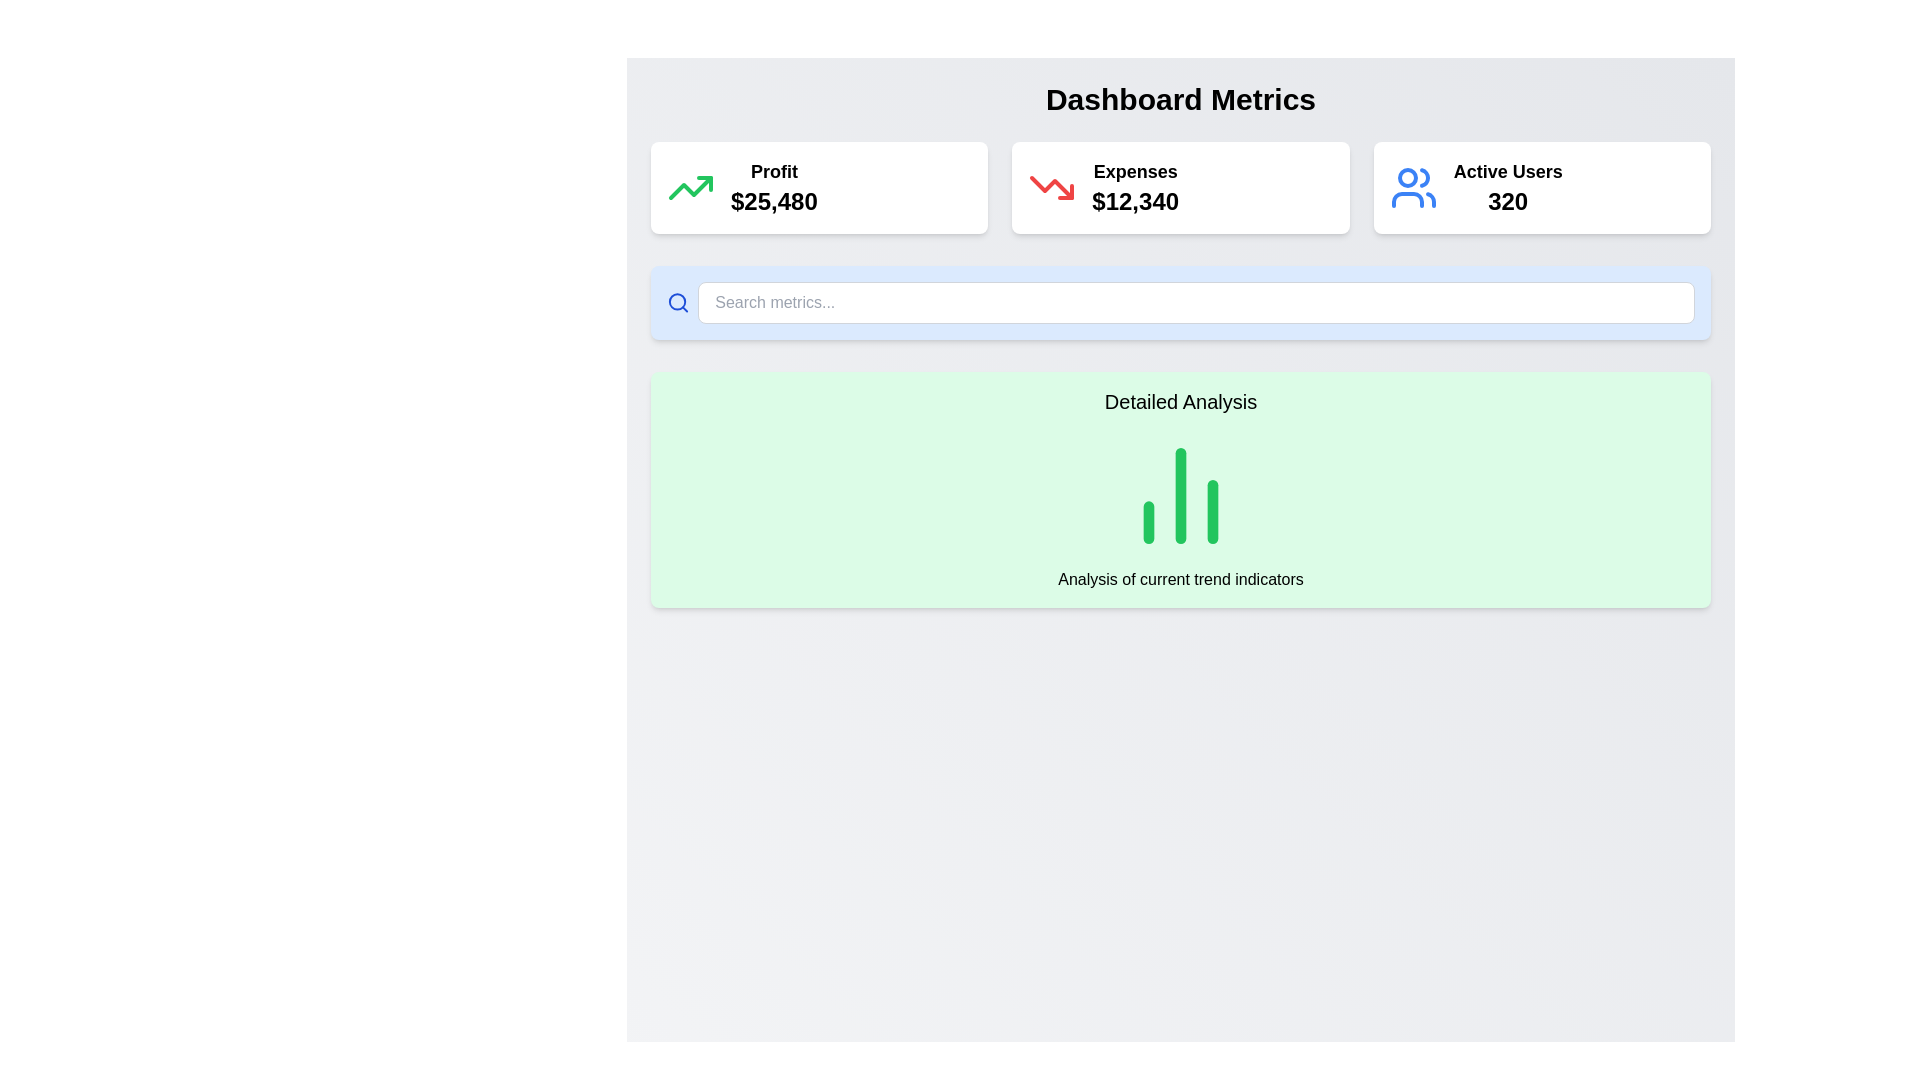 Image resolution: width=1920 pixels, height=1080 pixels. I want to click on the 'Active Users' icon located in the upper-right corner of the dashboard, which visually represents the concept of 'Active Users', so click(1412, 188).